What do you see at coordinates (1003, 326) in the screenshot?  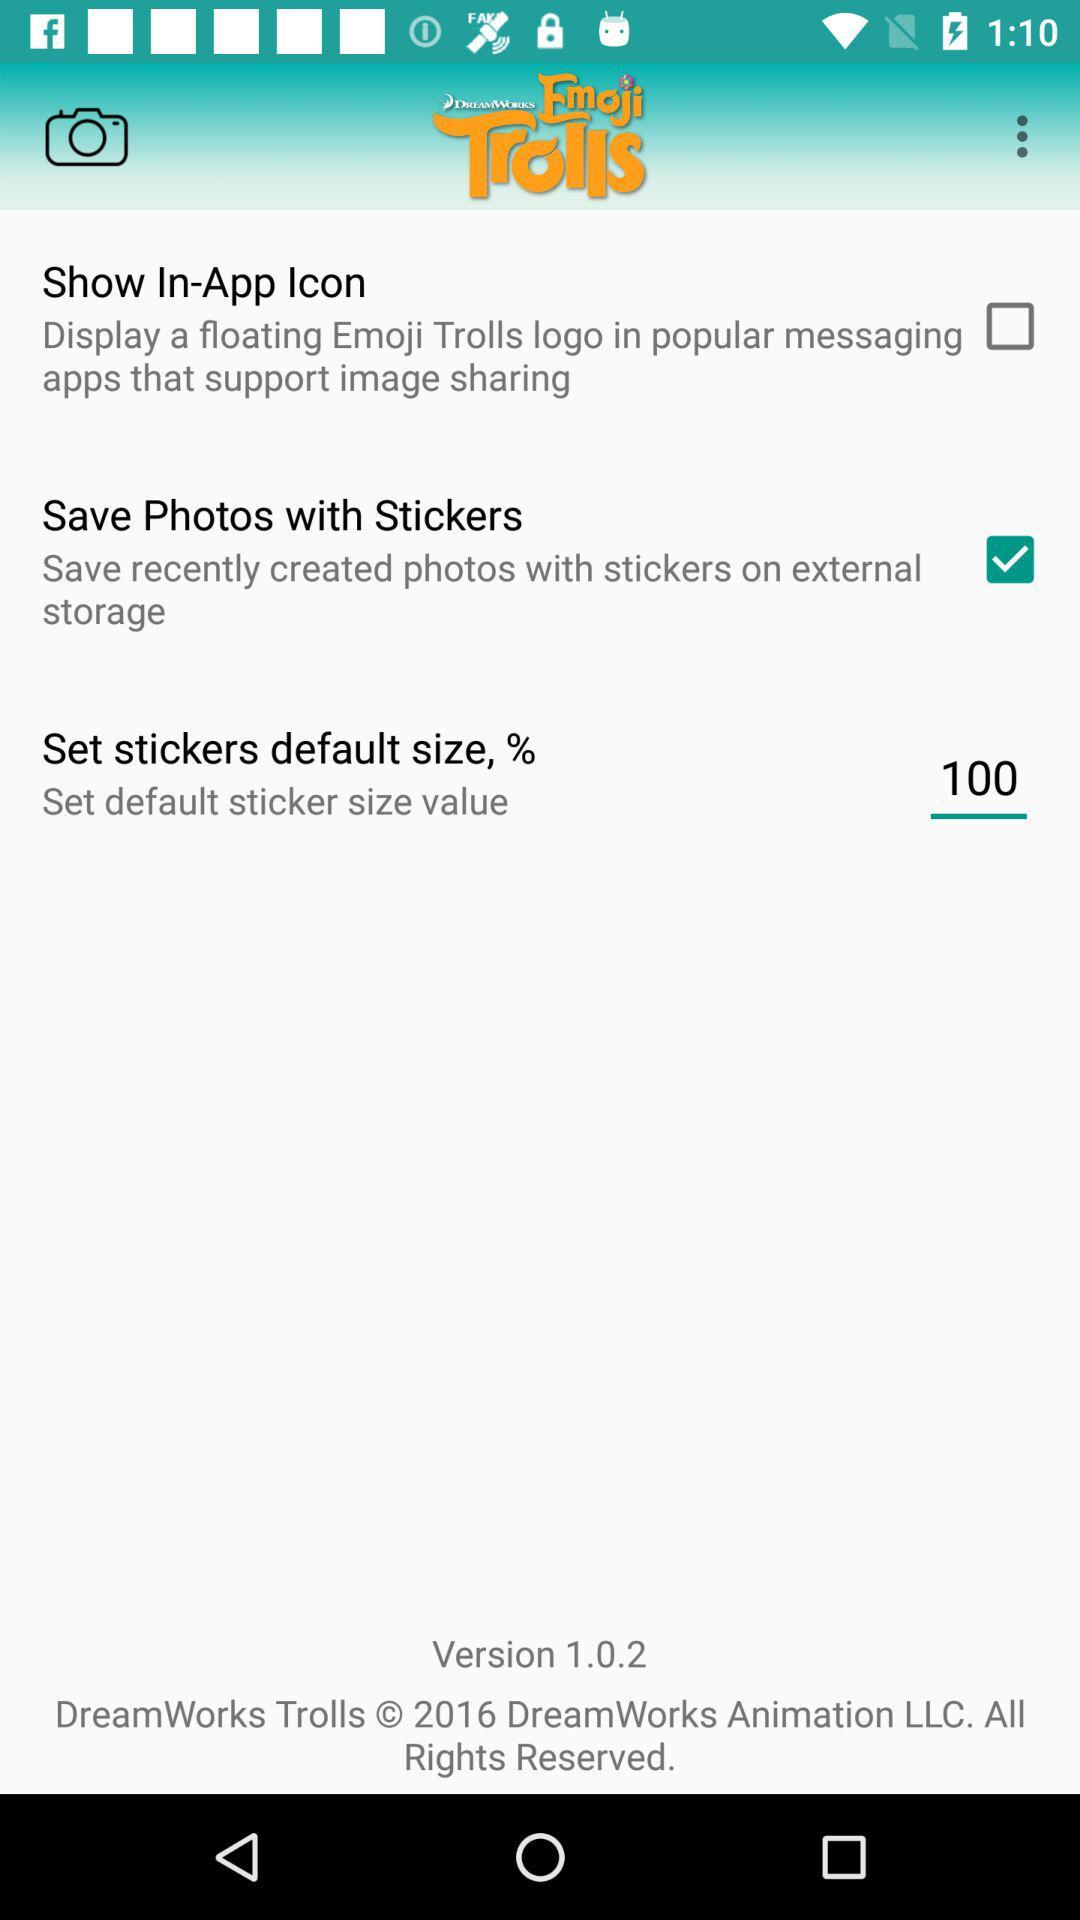 I see `item to the right of display a floating item` at bounding box center [1003, 326].